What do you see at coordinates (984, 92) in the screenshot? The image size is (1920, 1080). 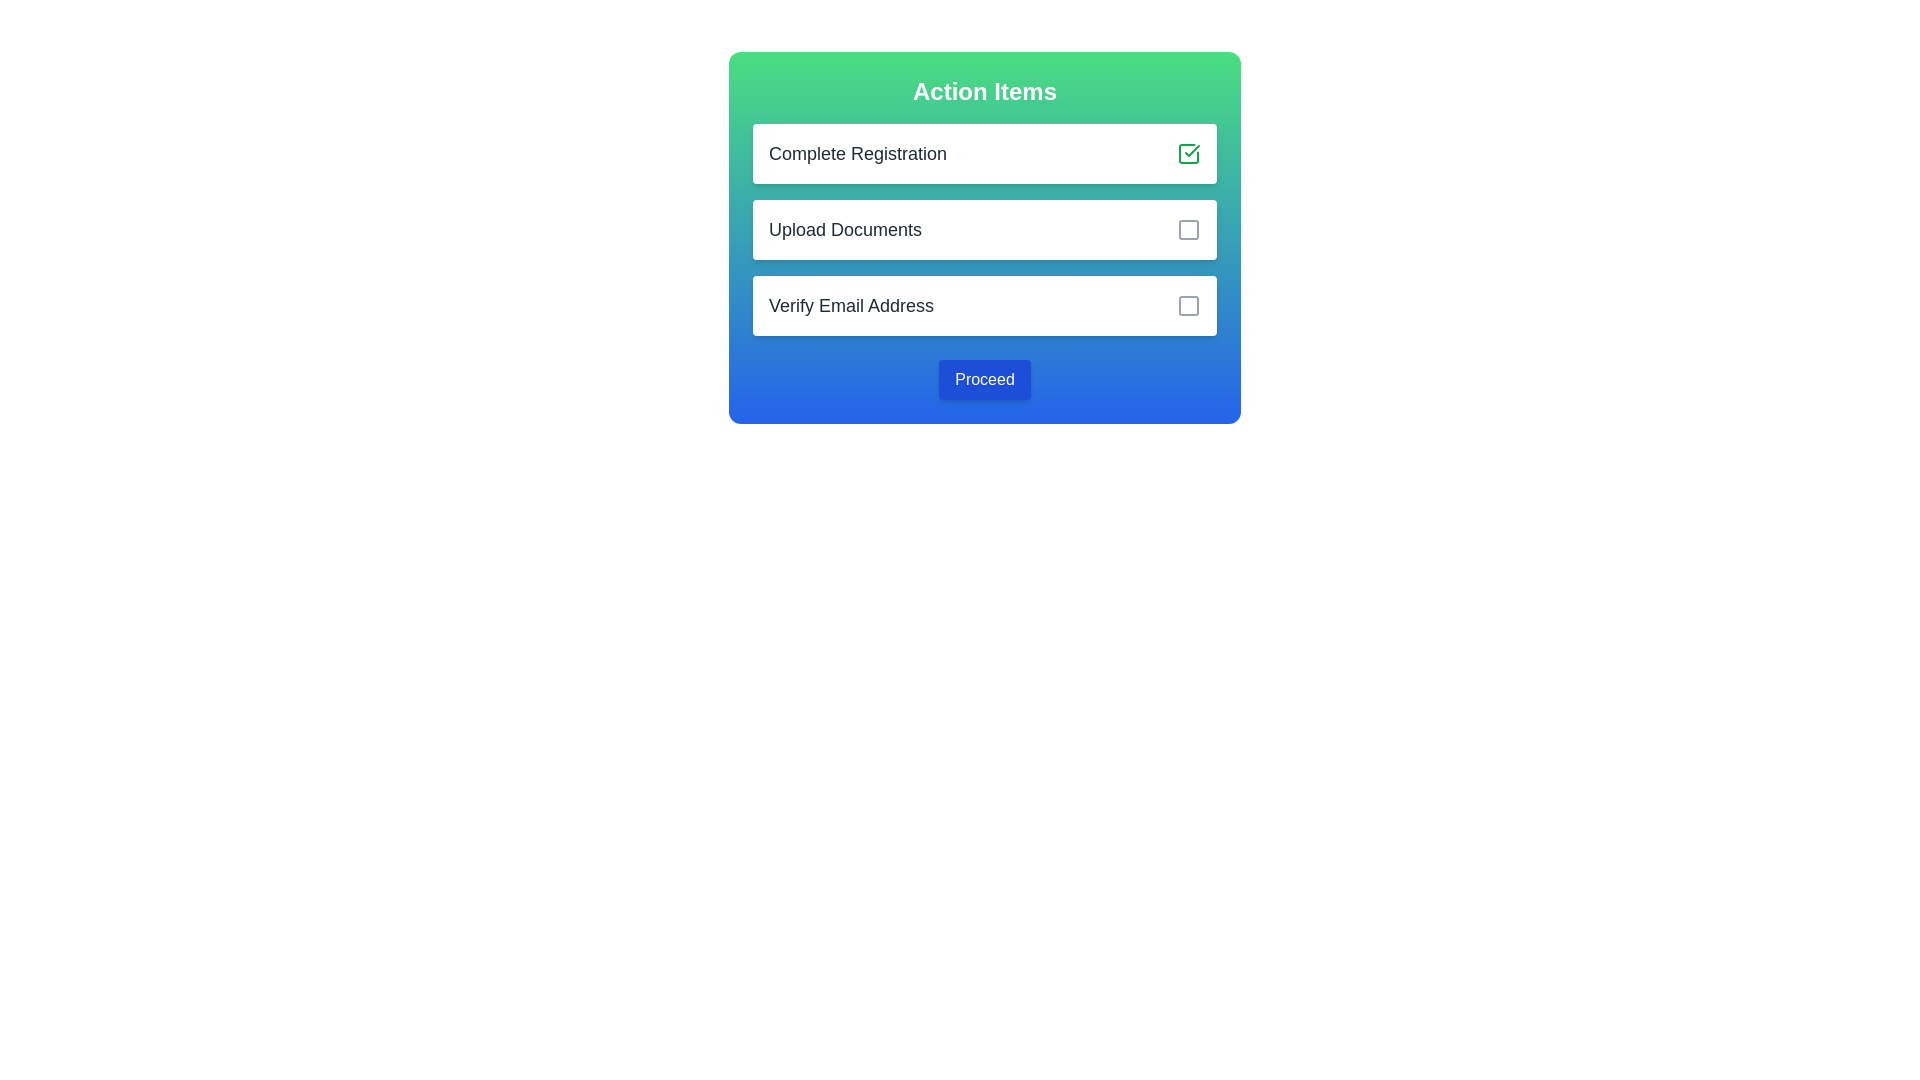 I see `the text header labeled 'Action Items' displayed in bold white font at the top of a card-like component with a gradient green to blue background` at bounding box center [984, 92].